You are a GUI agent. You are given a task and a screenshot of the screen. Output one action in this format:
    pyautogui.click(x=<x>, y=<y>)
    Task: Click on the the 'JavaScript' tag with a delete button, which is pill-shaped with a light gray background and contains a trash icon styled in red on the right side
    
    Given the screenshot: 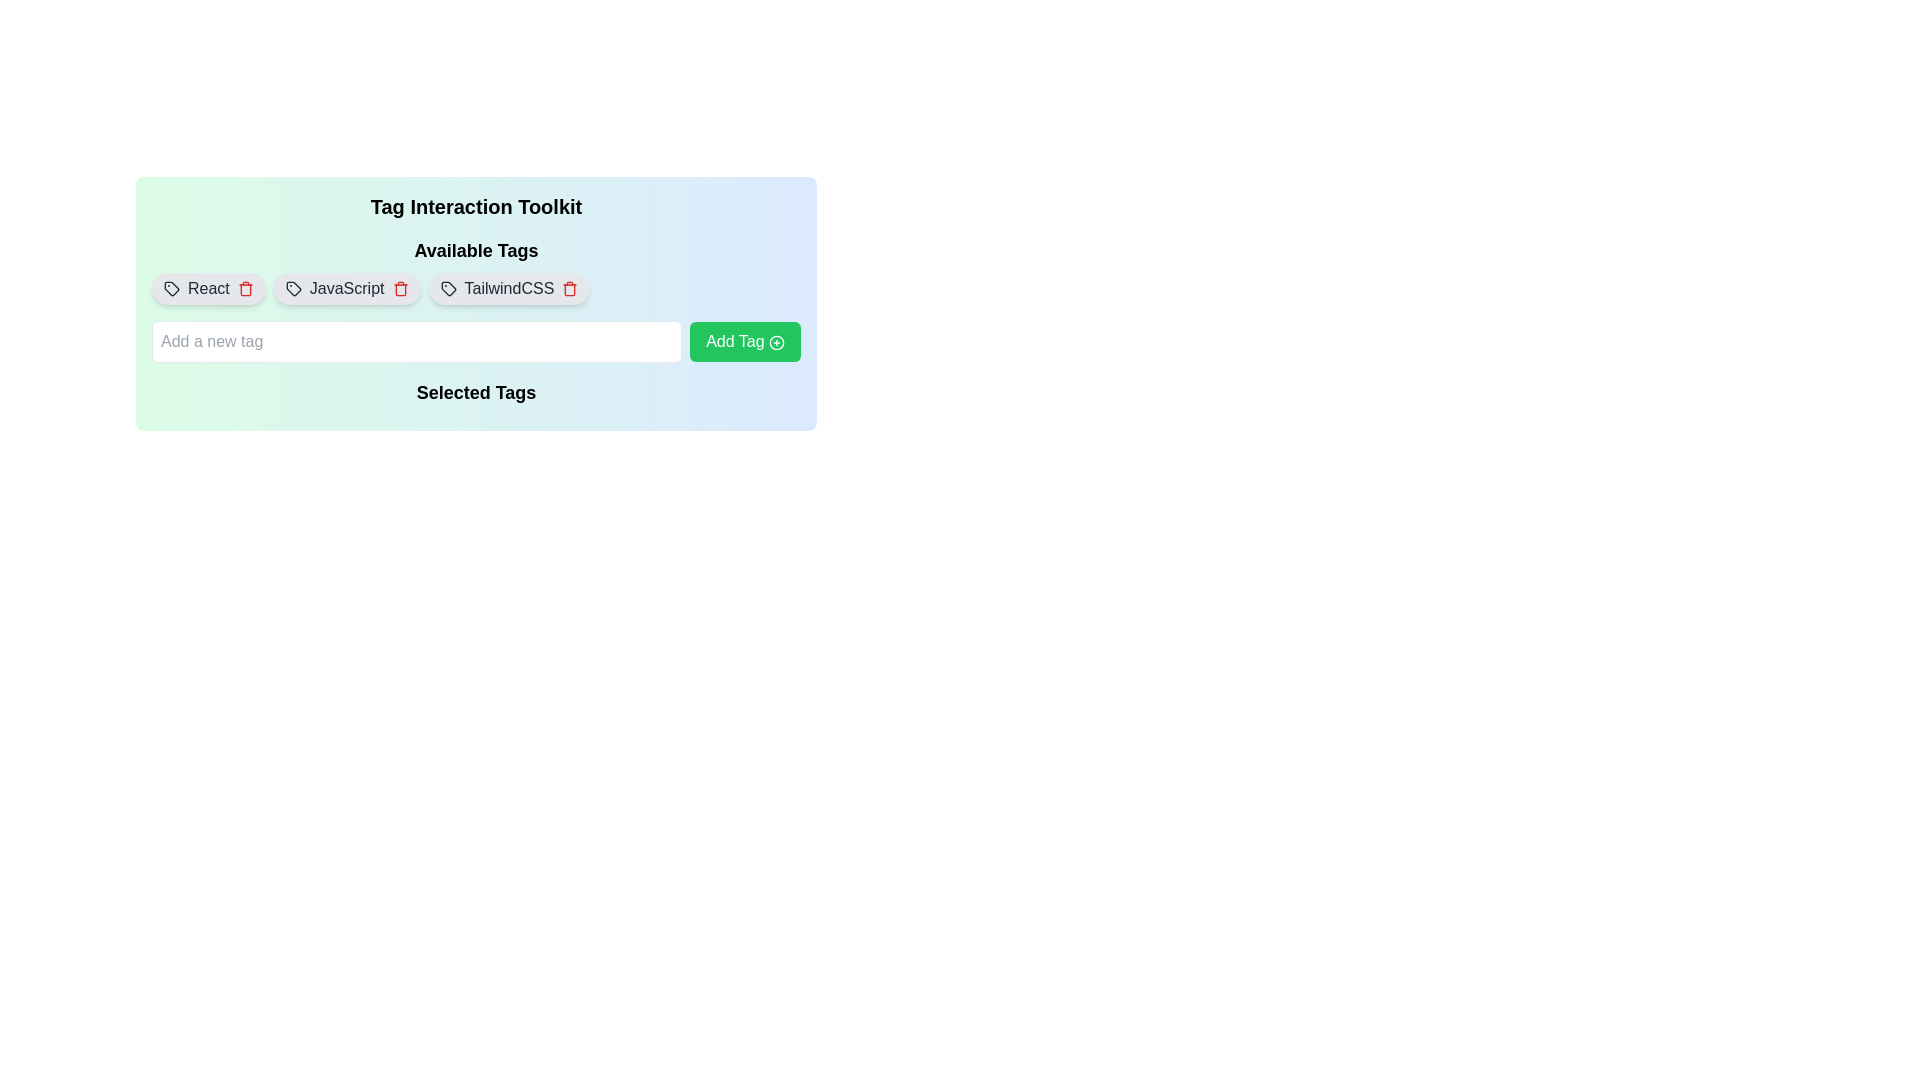 What is the action you would take?
    pyautogui.click(x=347, y=289)
    